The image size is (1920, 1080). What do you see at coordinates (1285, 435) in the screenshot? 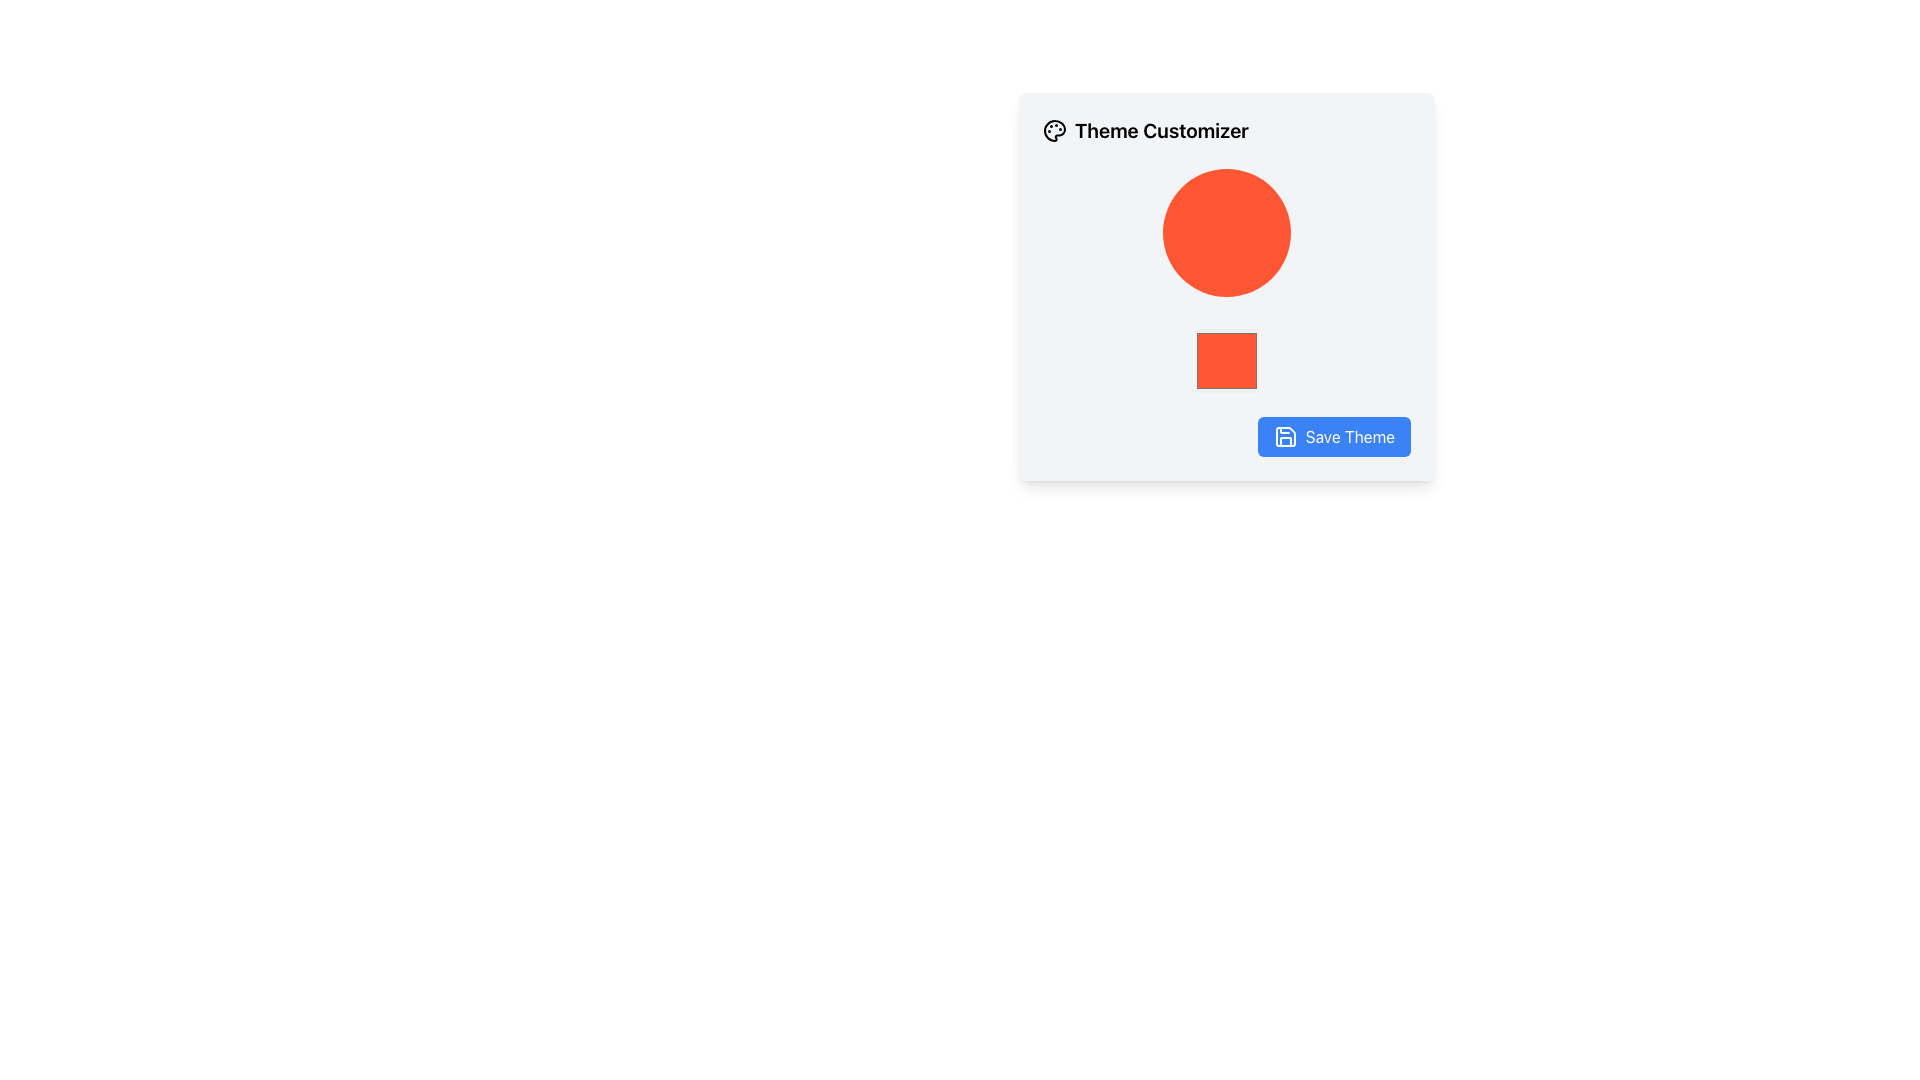
I see `the save icon (floppy disk) located inside the 'Save Theme' button at the bottom-right of the 'Theme Customizer' interface` at bounding box center [1285, 435].